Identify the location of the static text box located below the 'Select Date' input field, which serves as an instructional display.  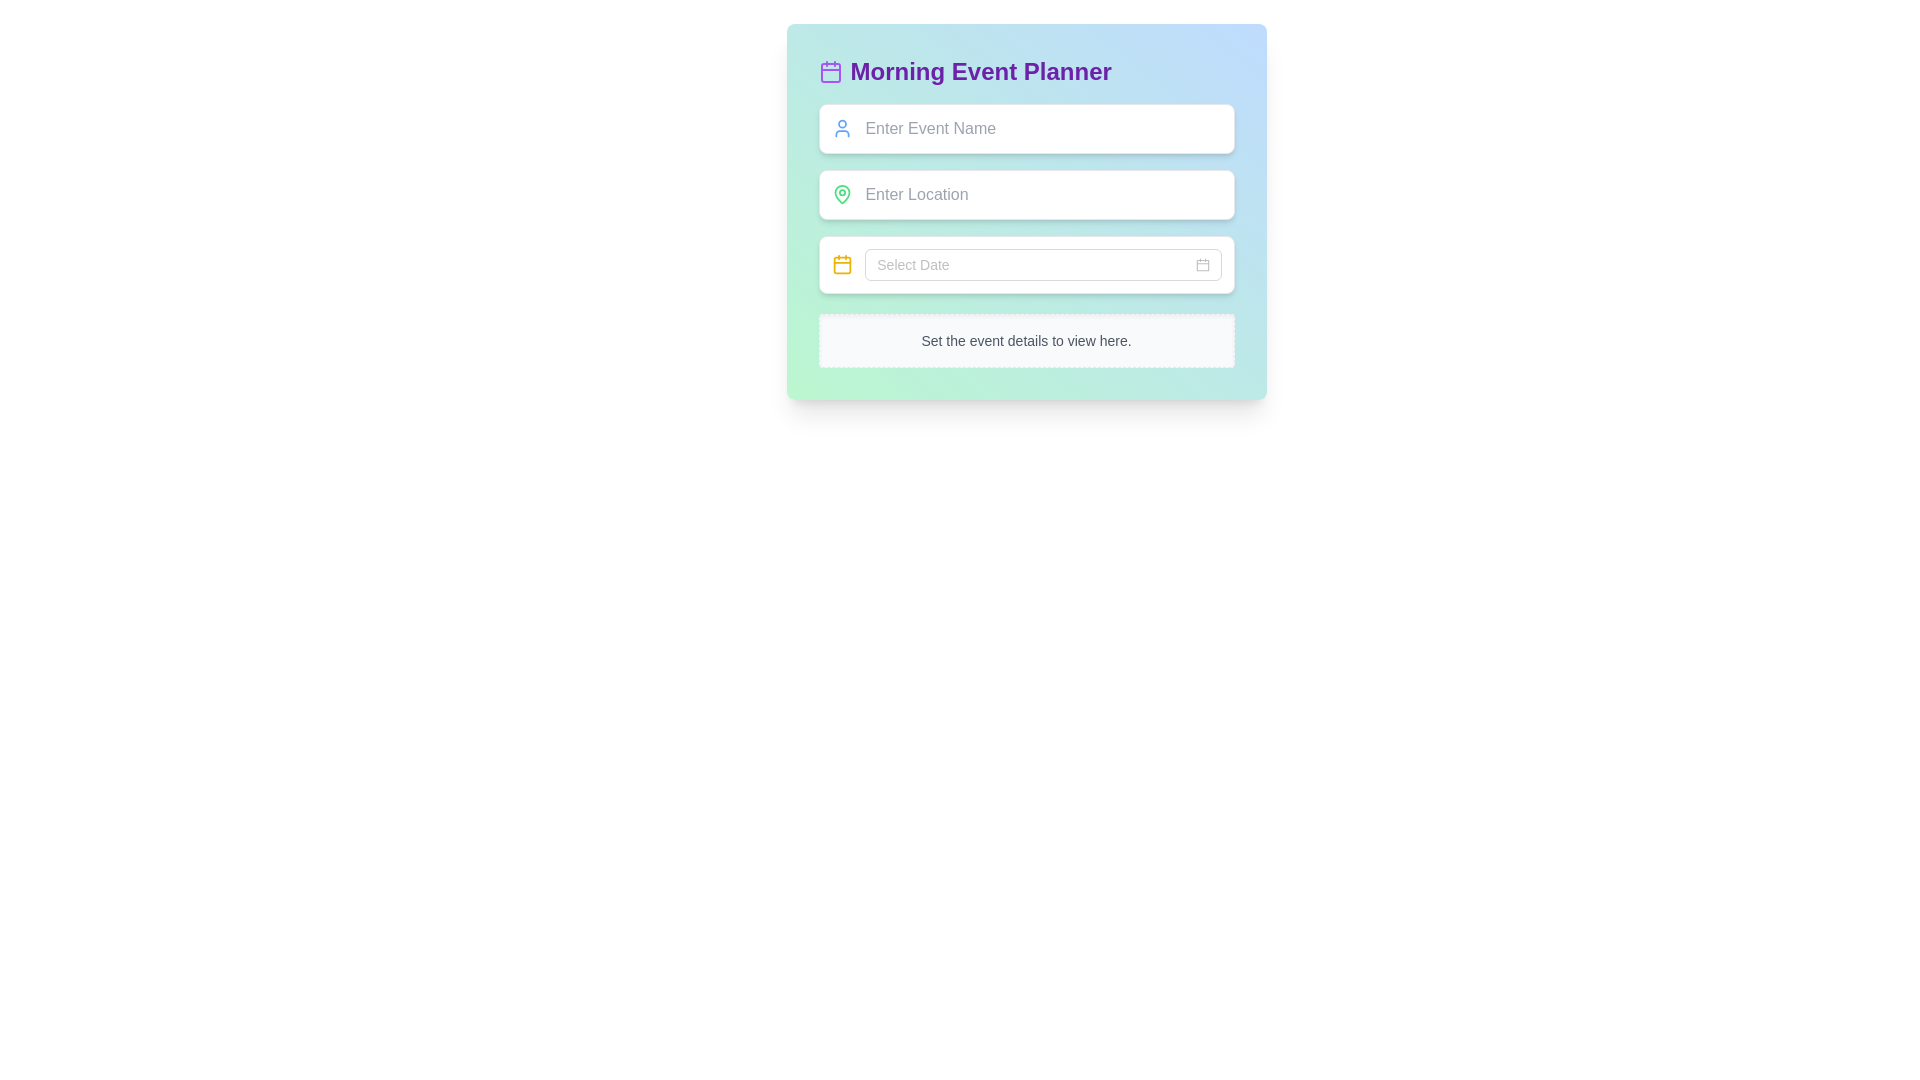
(1026, 339).